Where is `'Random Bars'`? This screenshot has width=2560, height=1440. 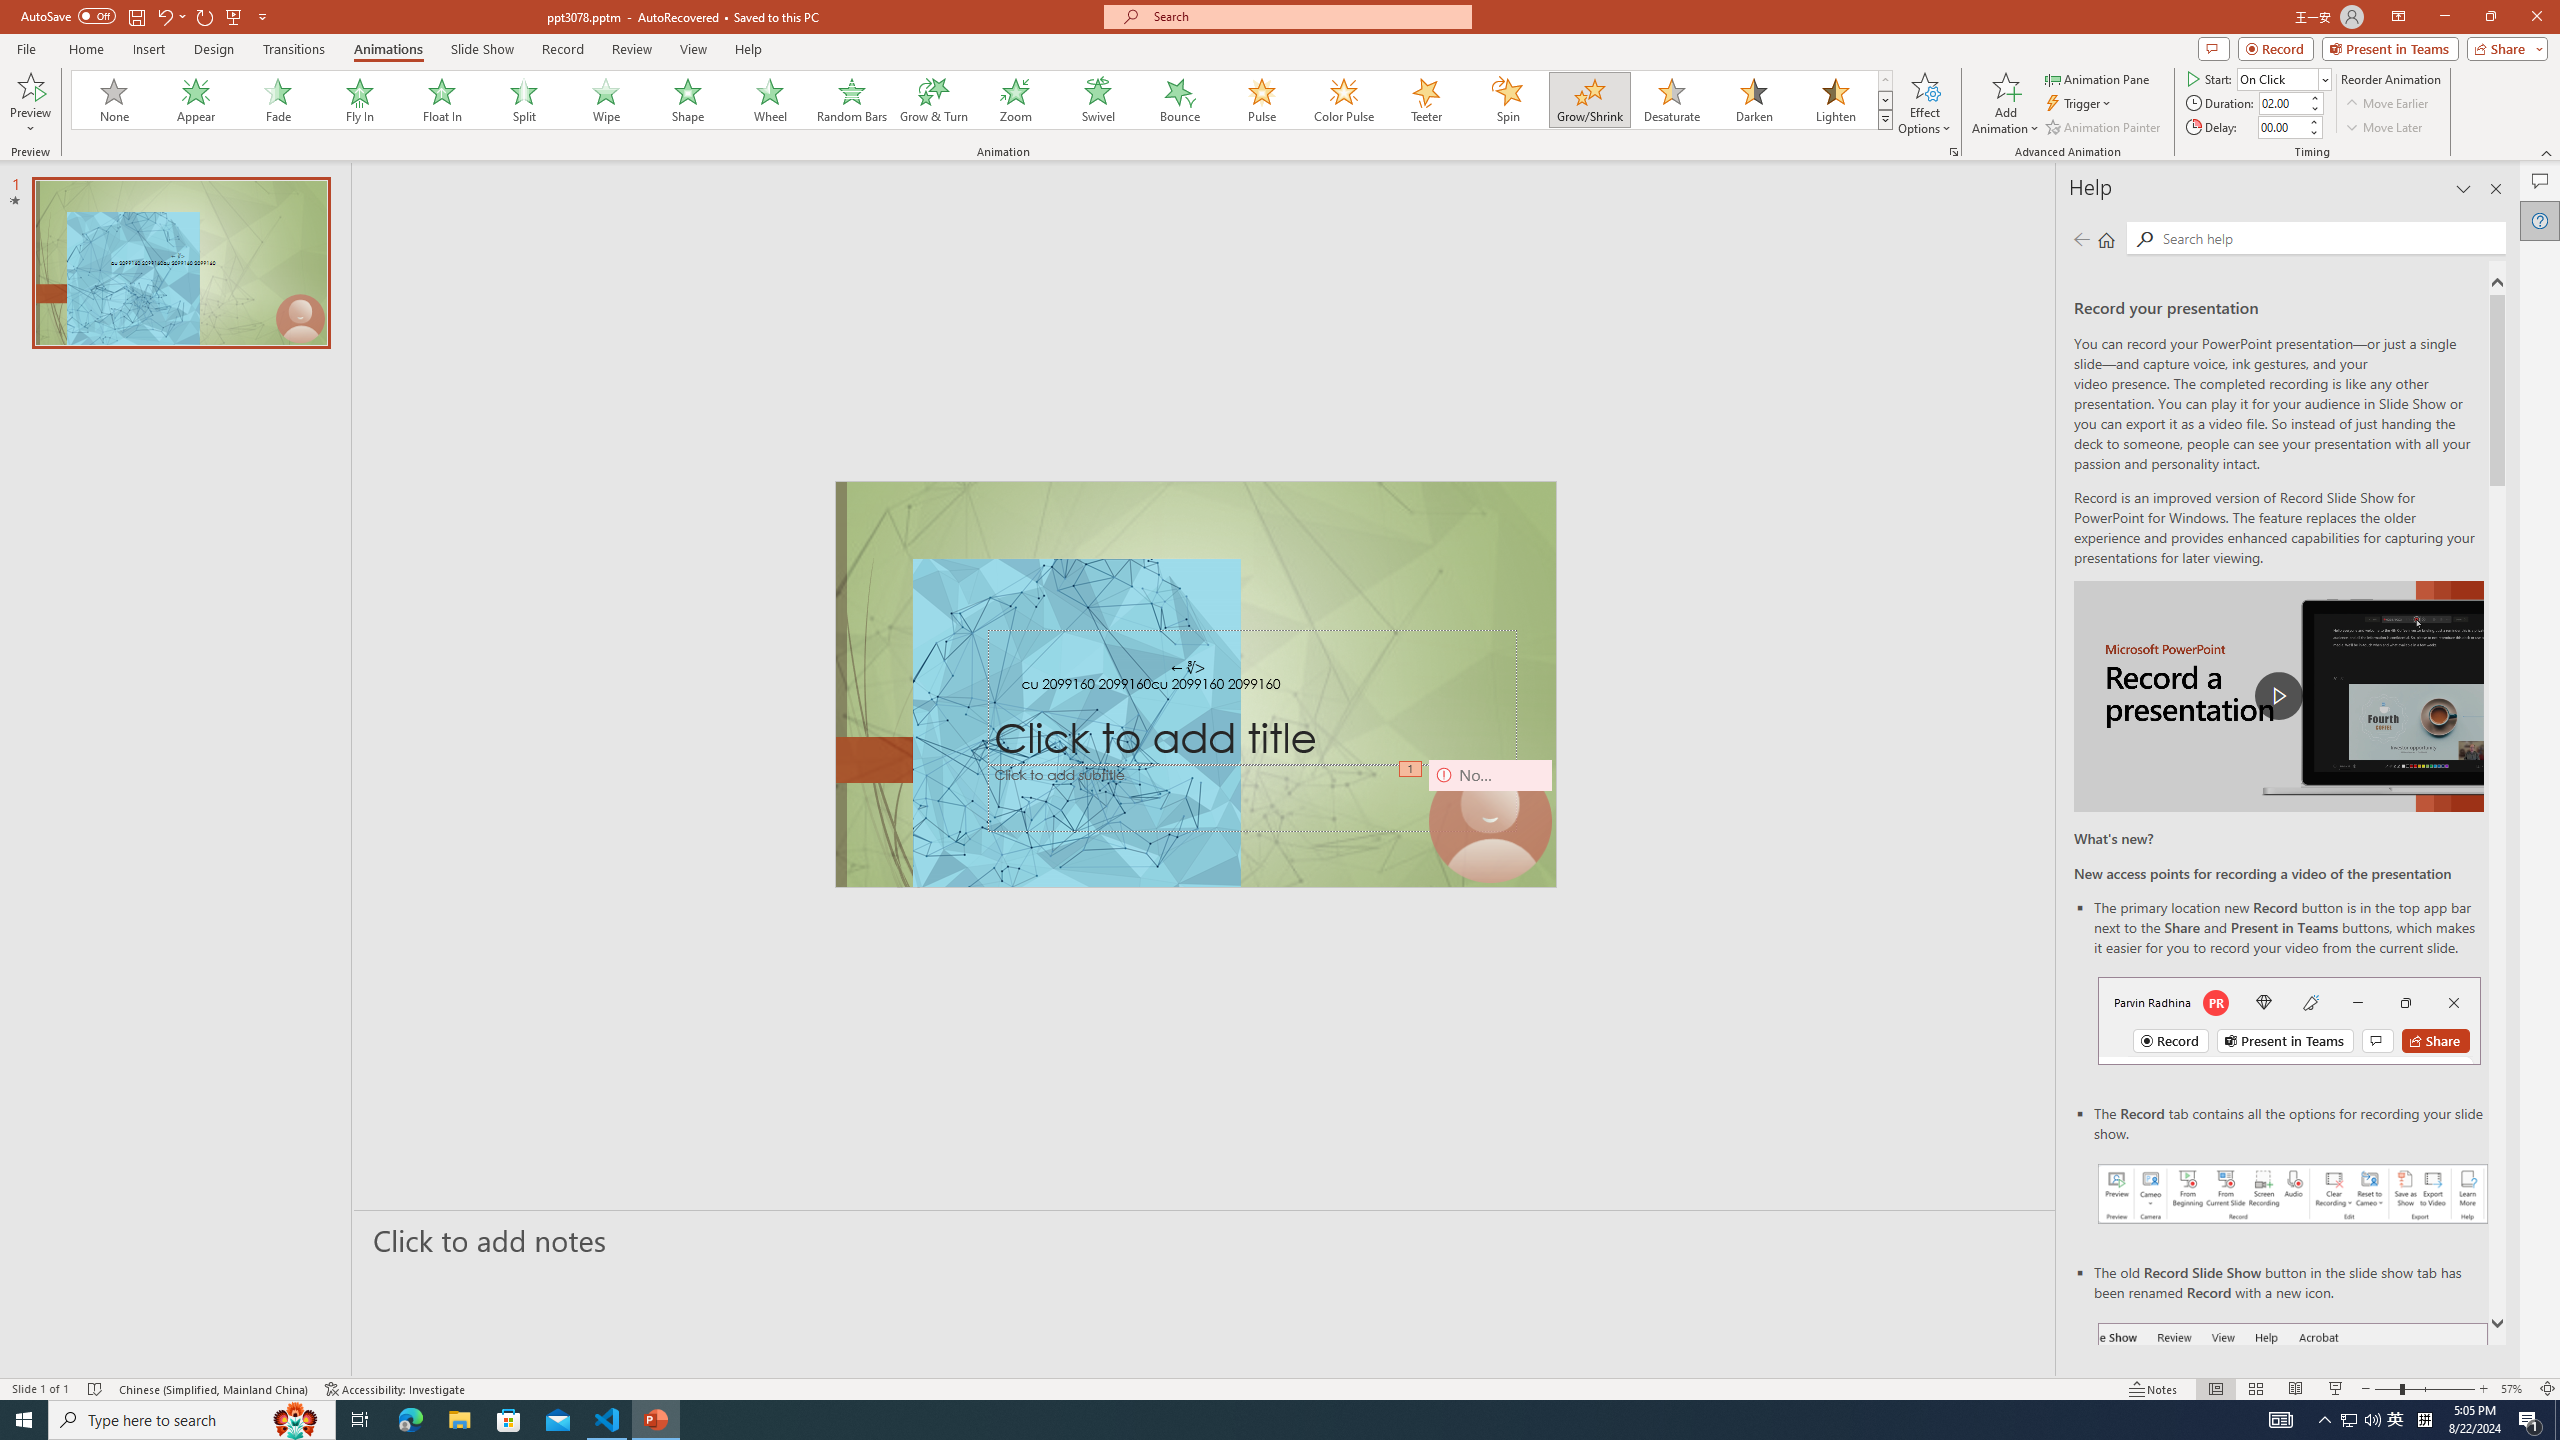
'Random Bars' is located at coordinates (851, 99).